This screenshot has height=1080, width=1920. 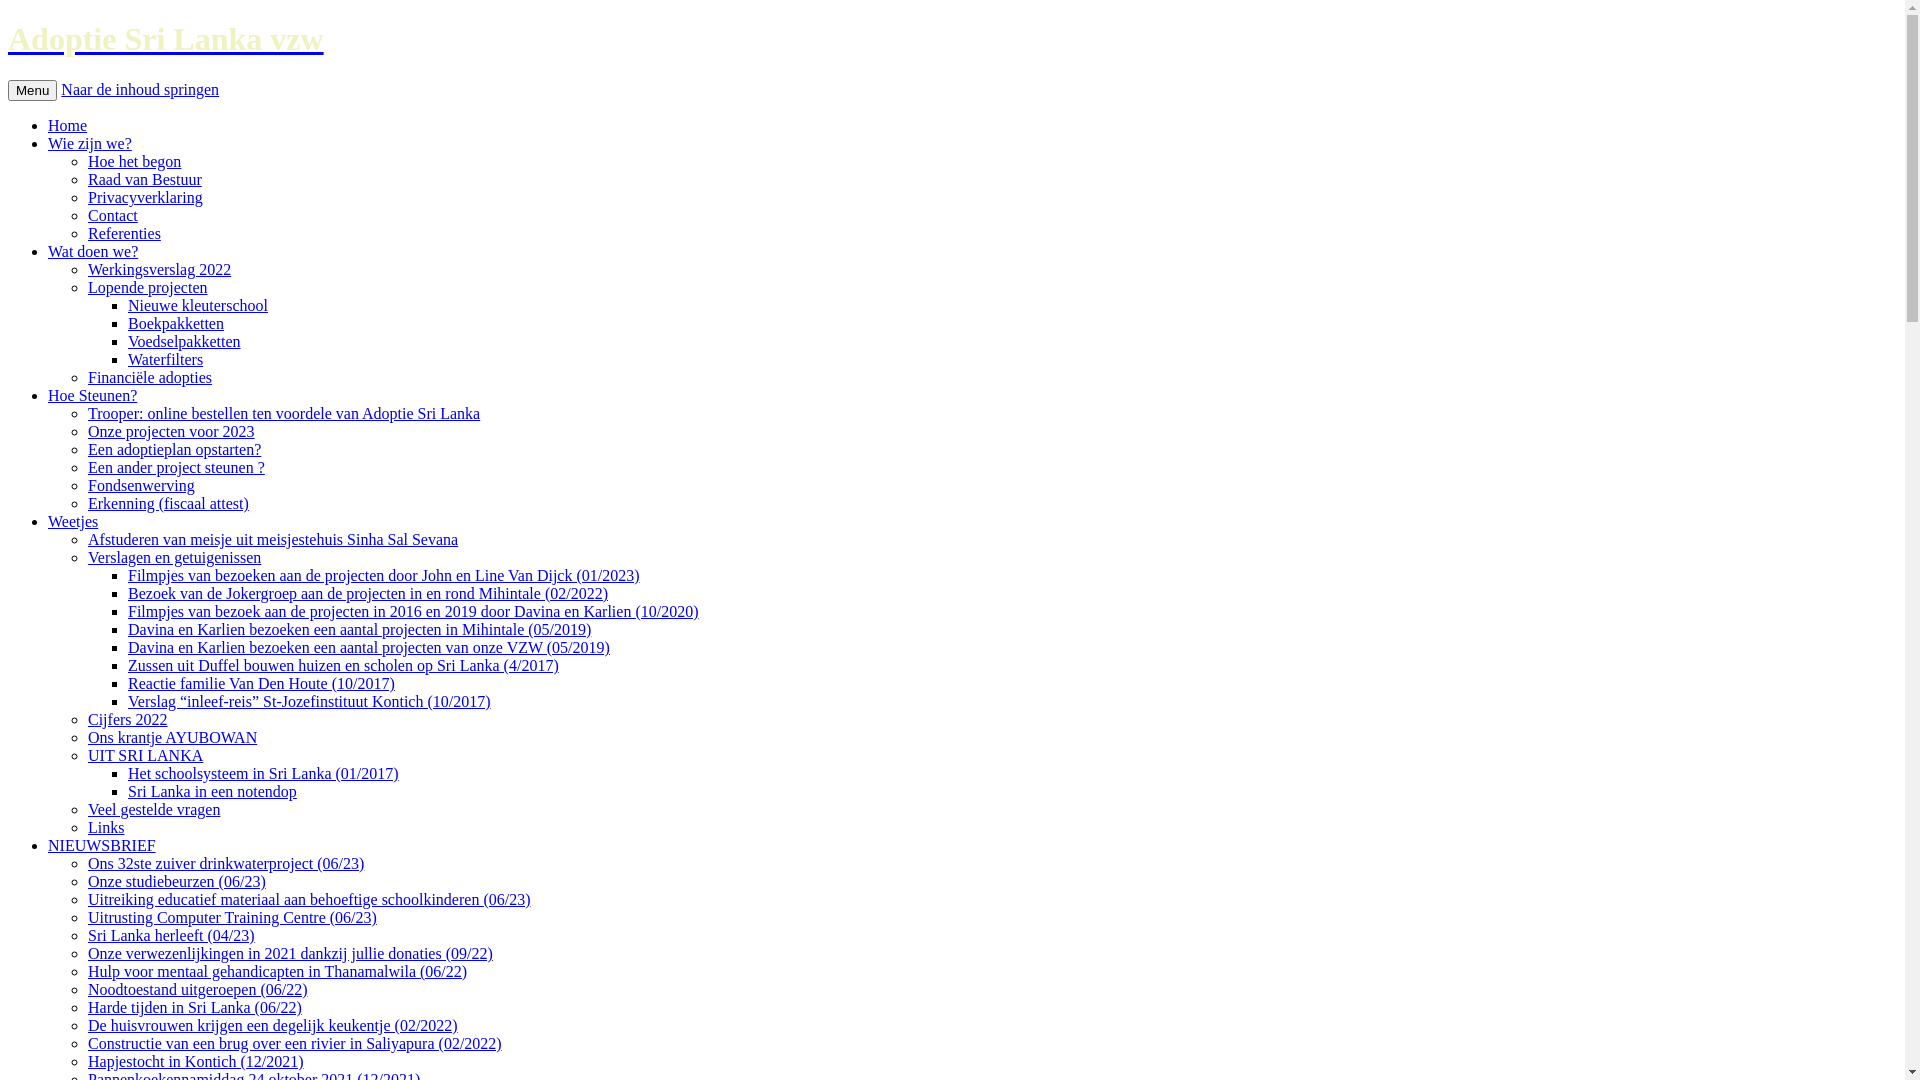 I want to click on 'Reactie familie Van Den Houte (10/2017)', so click(x=127, y=682).